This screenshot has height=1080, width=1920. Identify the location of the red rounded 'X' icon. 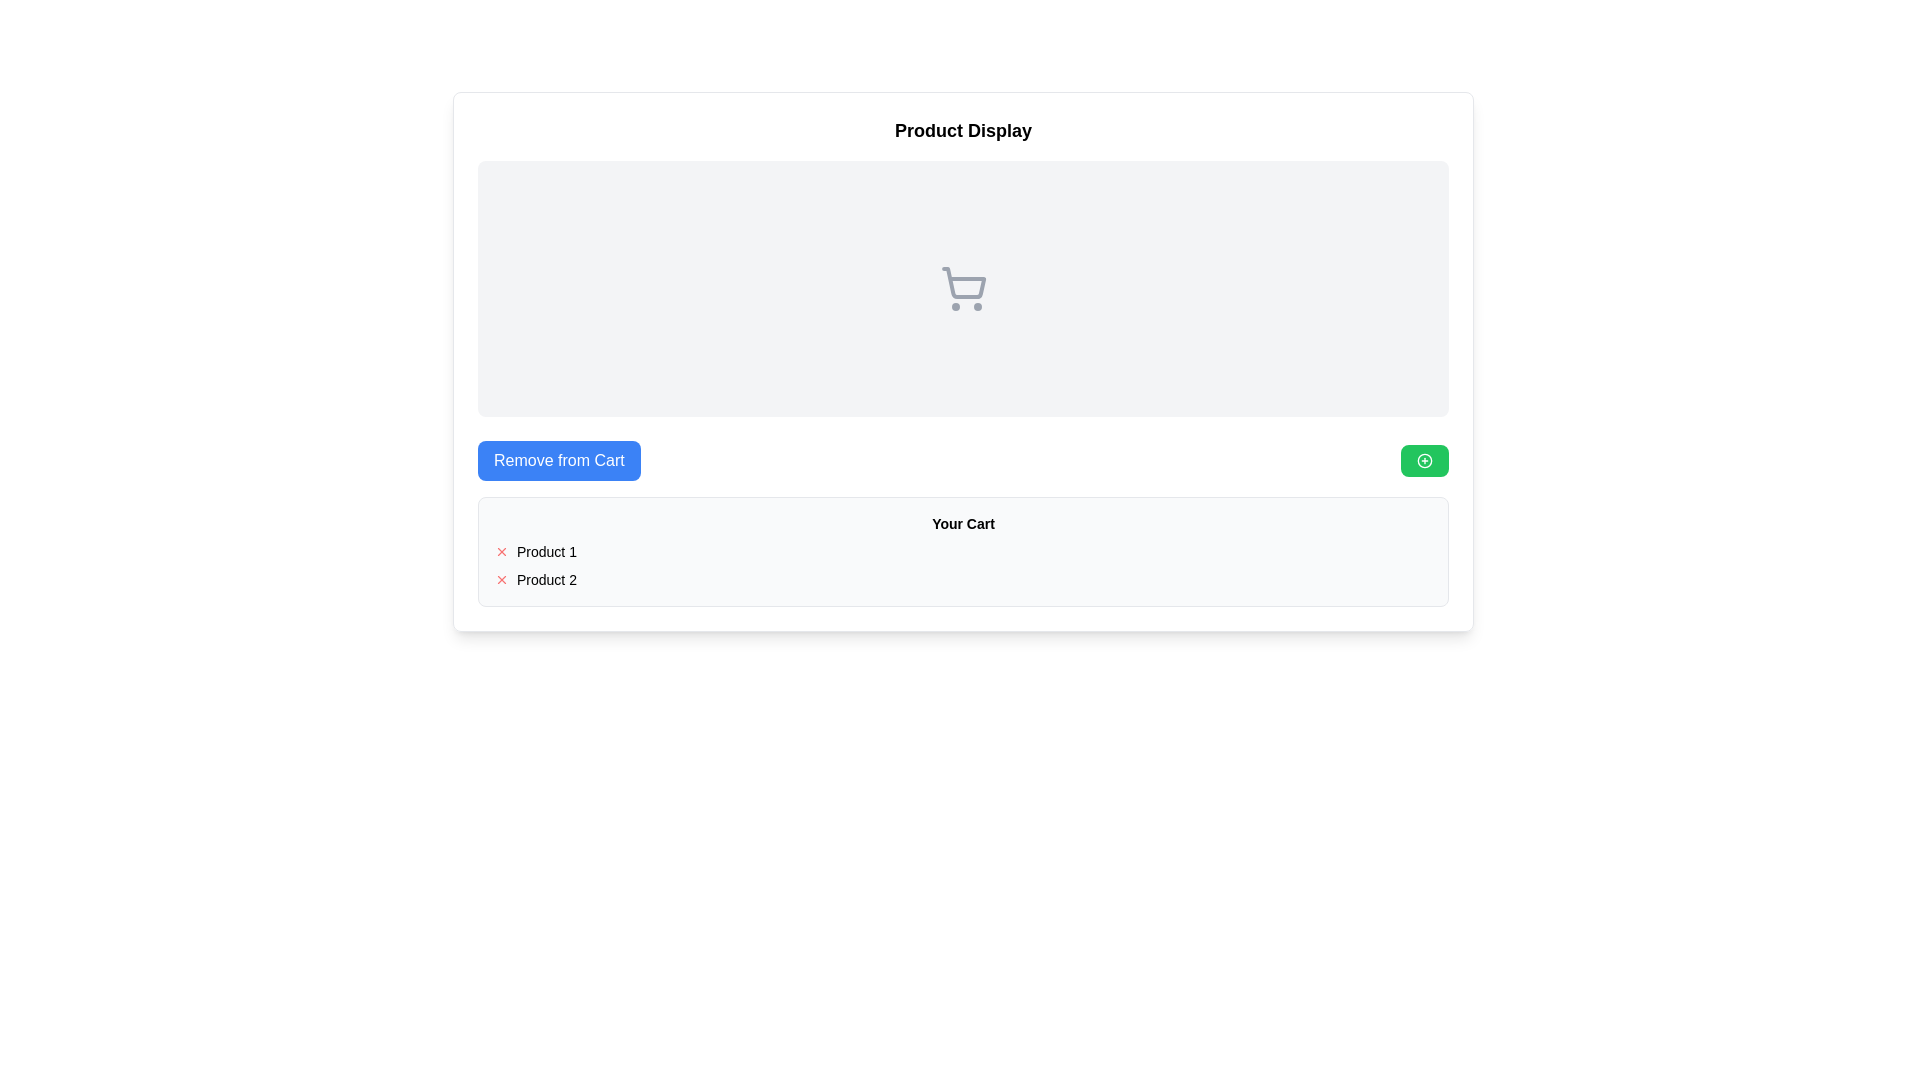
(502, 551).